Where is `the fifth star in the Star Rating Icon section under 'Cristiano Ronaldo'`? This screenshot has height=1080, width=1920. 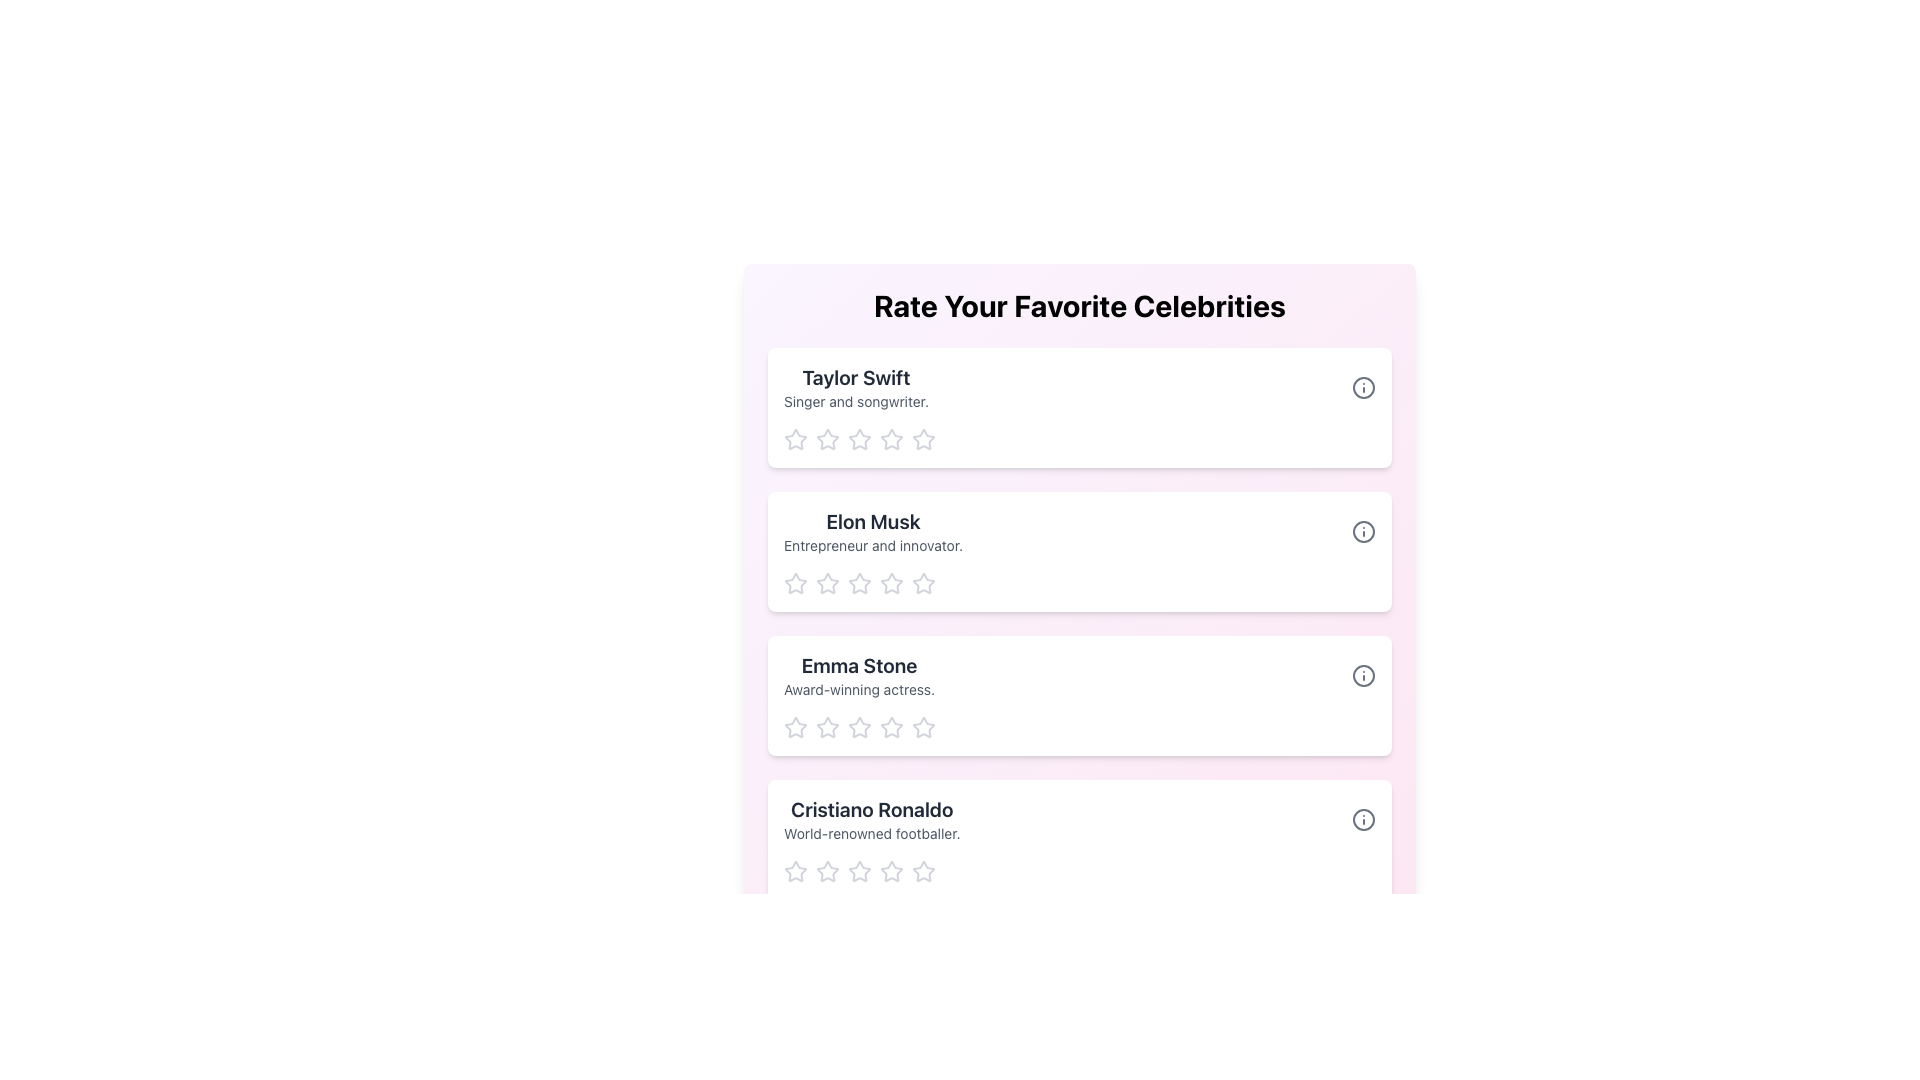
the fifth star in the Star Rating Icon section under 'Cristiano Ronaldo' is located at coordinates (923, 870).